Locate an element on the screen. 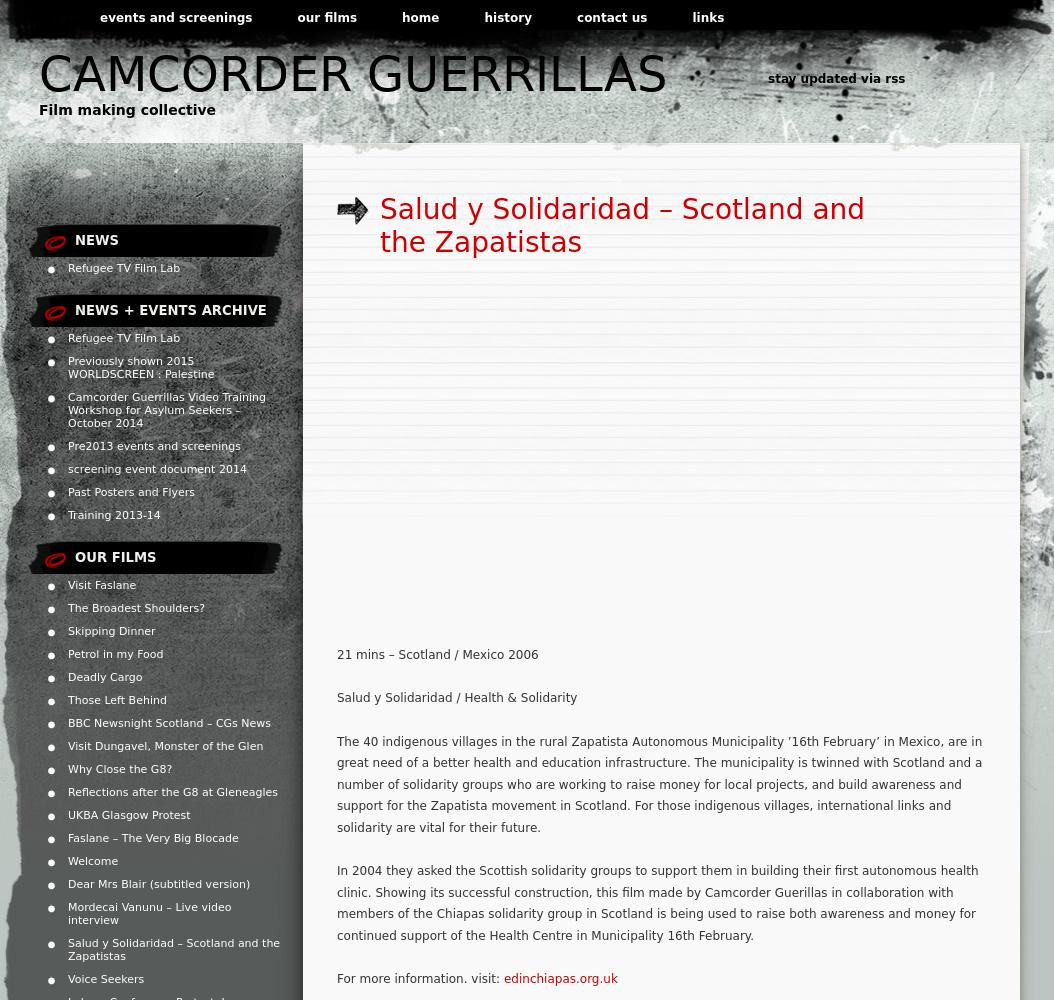  'Petrol in my Food' is located at coordinates (115, 654).